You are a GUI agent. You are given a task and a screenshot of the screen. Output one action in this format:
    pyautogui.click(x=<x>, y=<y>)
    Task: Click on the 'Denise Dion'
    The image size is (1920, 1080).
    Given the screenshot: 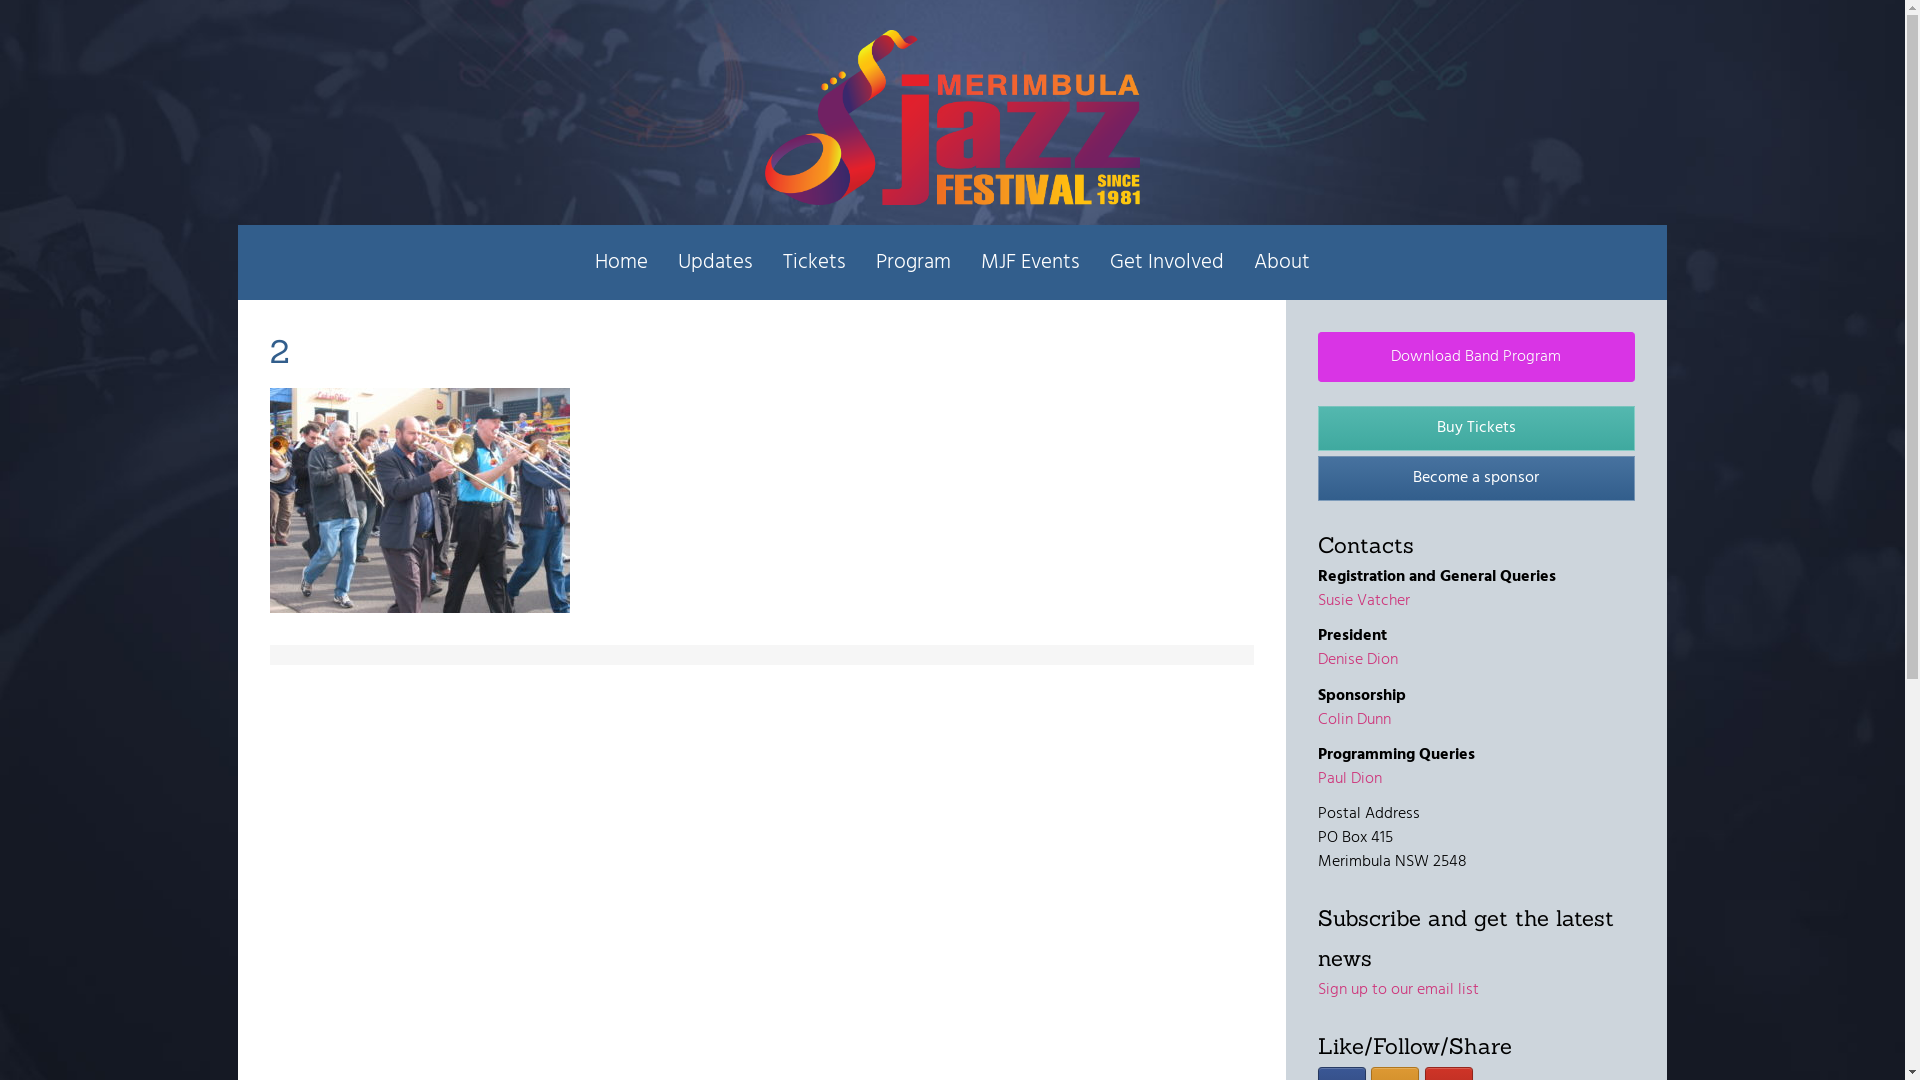 What is the action you would take?
    pyautogui.click(x=1318, y=659)
    